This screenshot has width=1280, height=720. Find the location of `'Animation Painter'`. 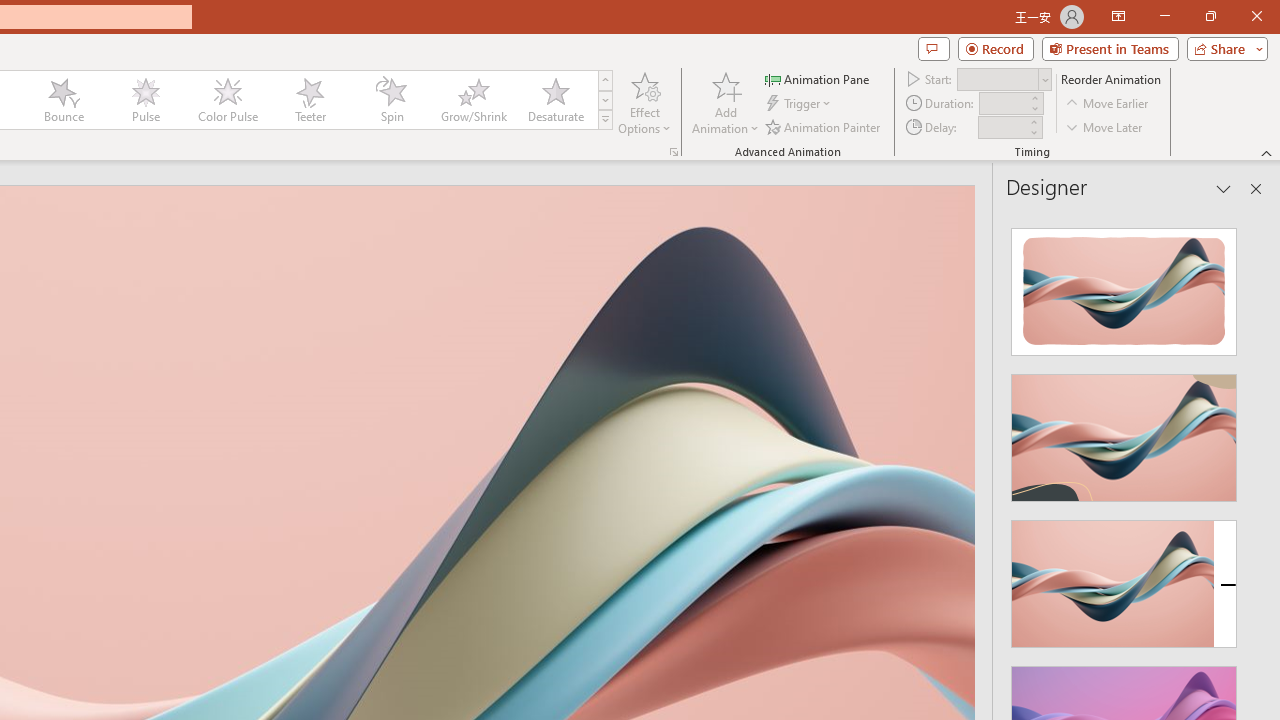

'Animation Painter' is located at coordinates (824, 127).